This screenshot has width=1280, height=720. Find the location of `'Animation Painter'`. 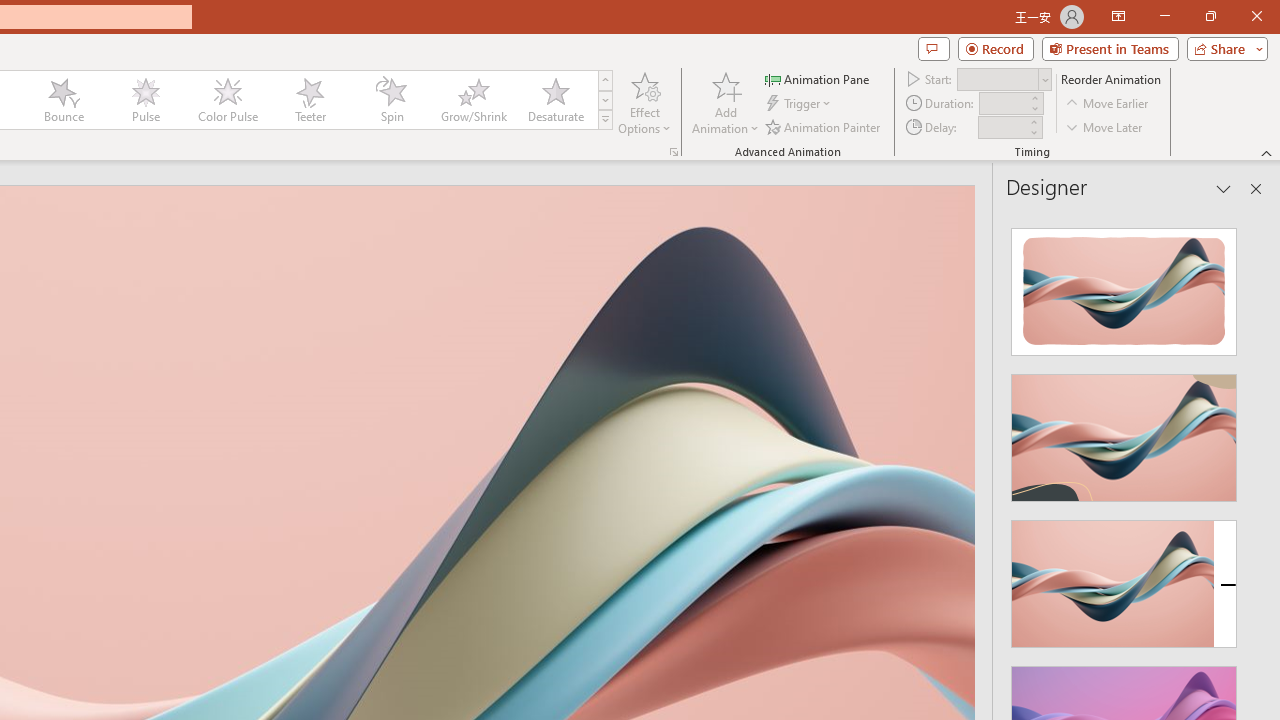

'Animation Painter' is located at coordinates (824, 127).